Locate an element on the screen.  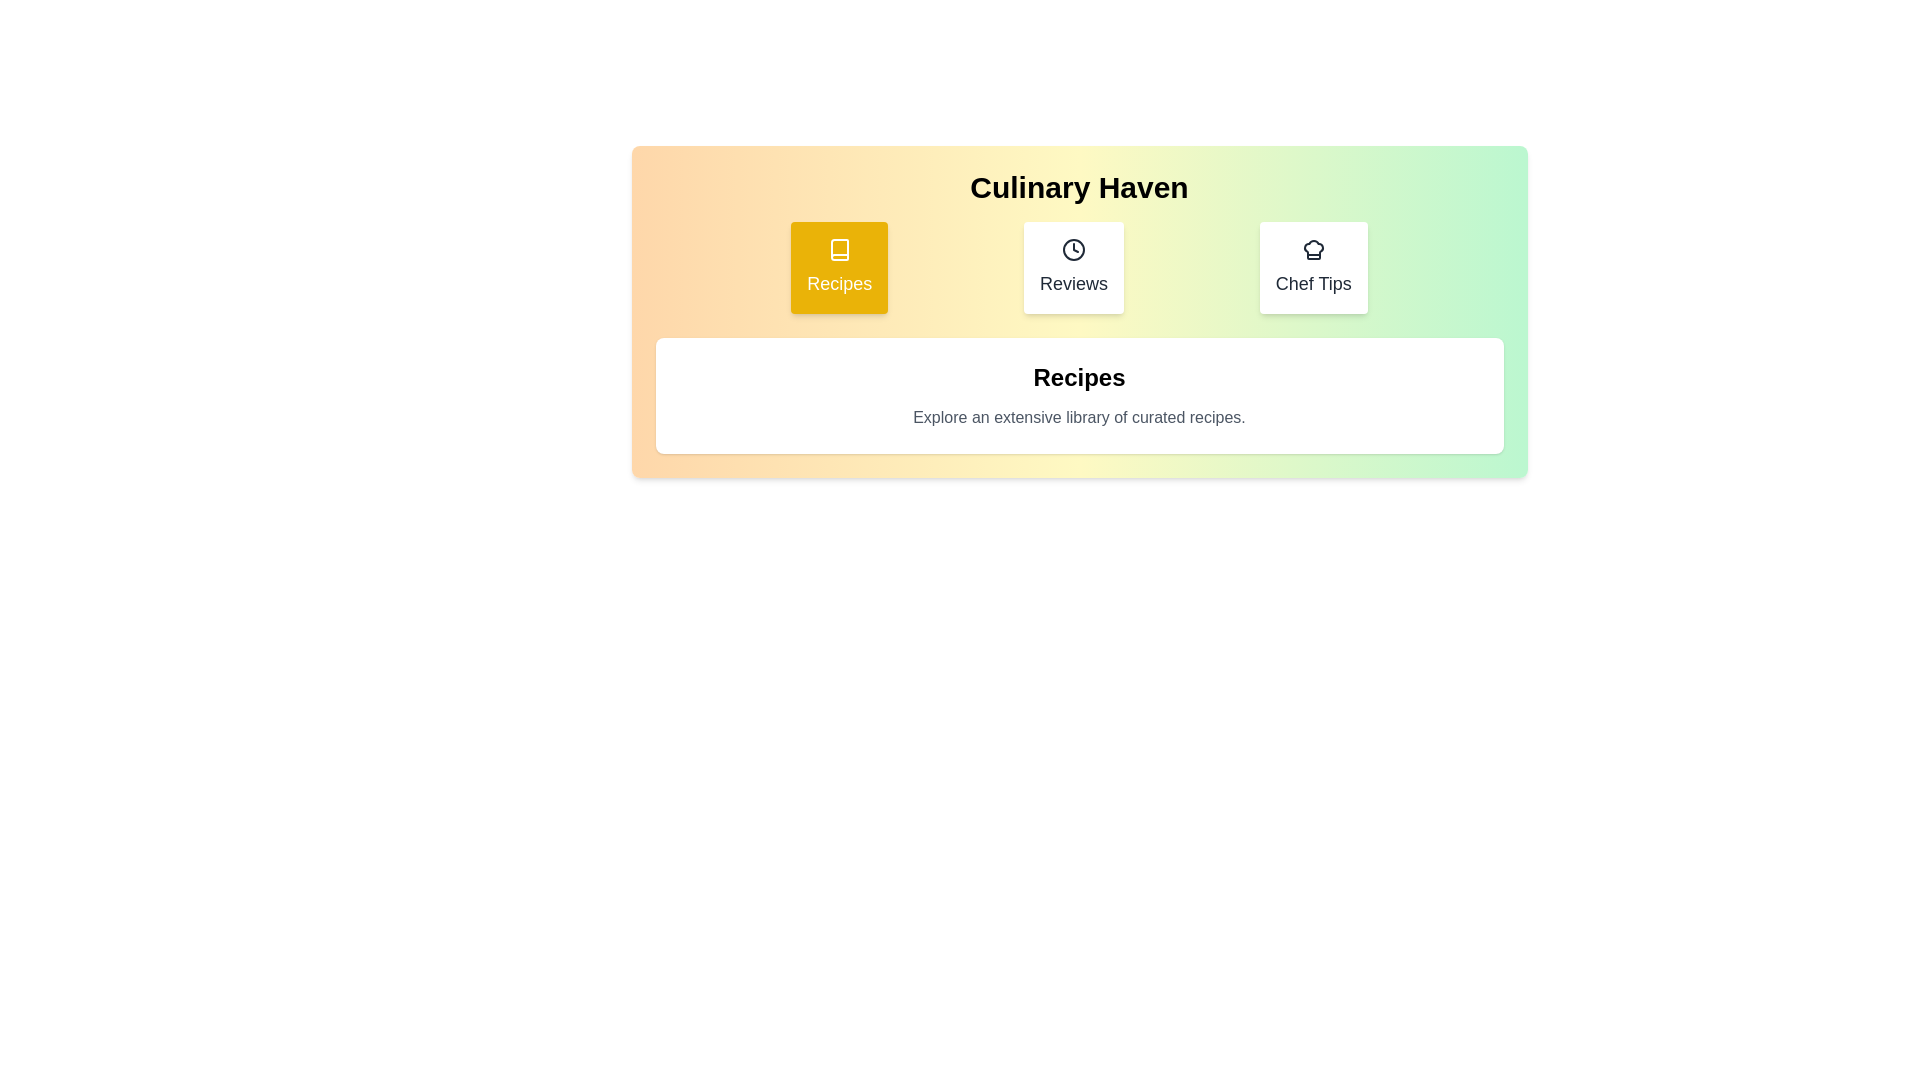
the tab labeled Recipes to observe its hover effect is located at coordinates (839, 266).